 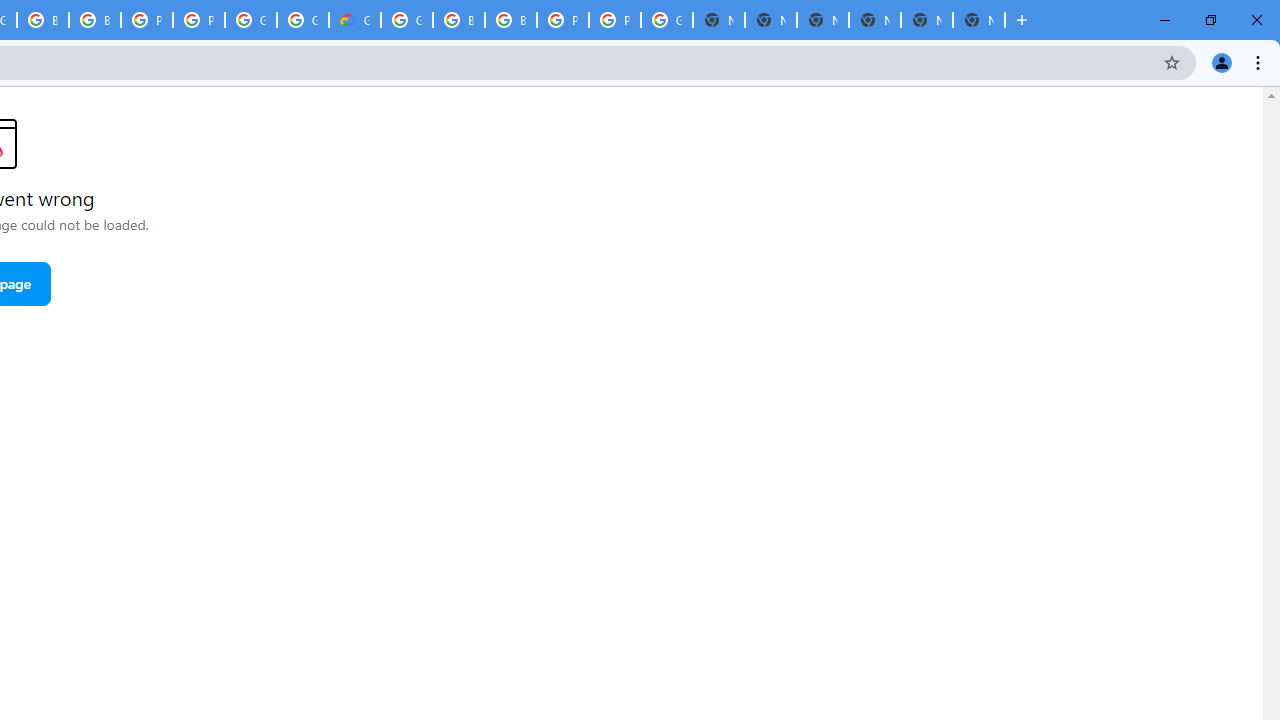 I want to click on 'Google Cloud Platform', so click(x=249, y=20).